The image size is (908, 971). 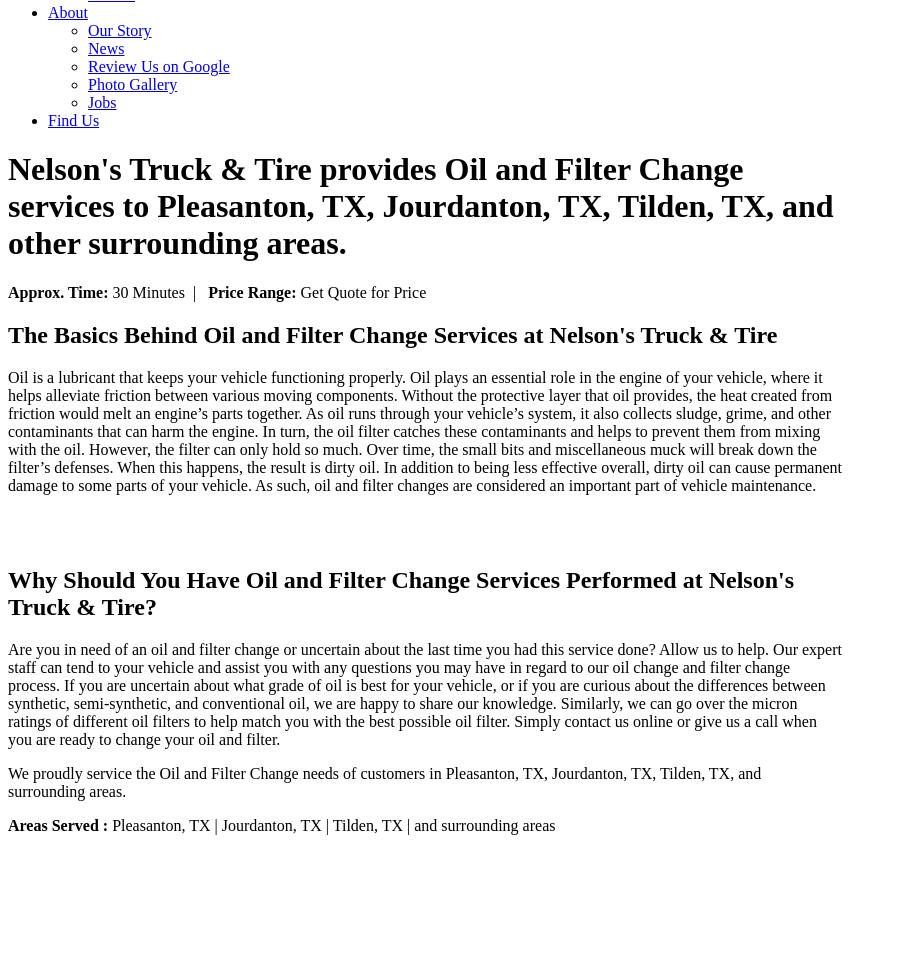 I want to click on 'Find Us', so click(x=48, y=120).